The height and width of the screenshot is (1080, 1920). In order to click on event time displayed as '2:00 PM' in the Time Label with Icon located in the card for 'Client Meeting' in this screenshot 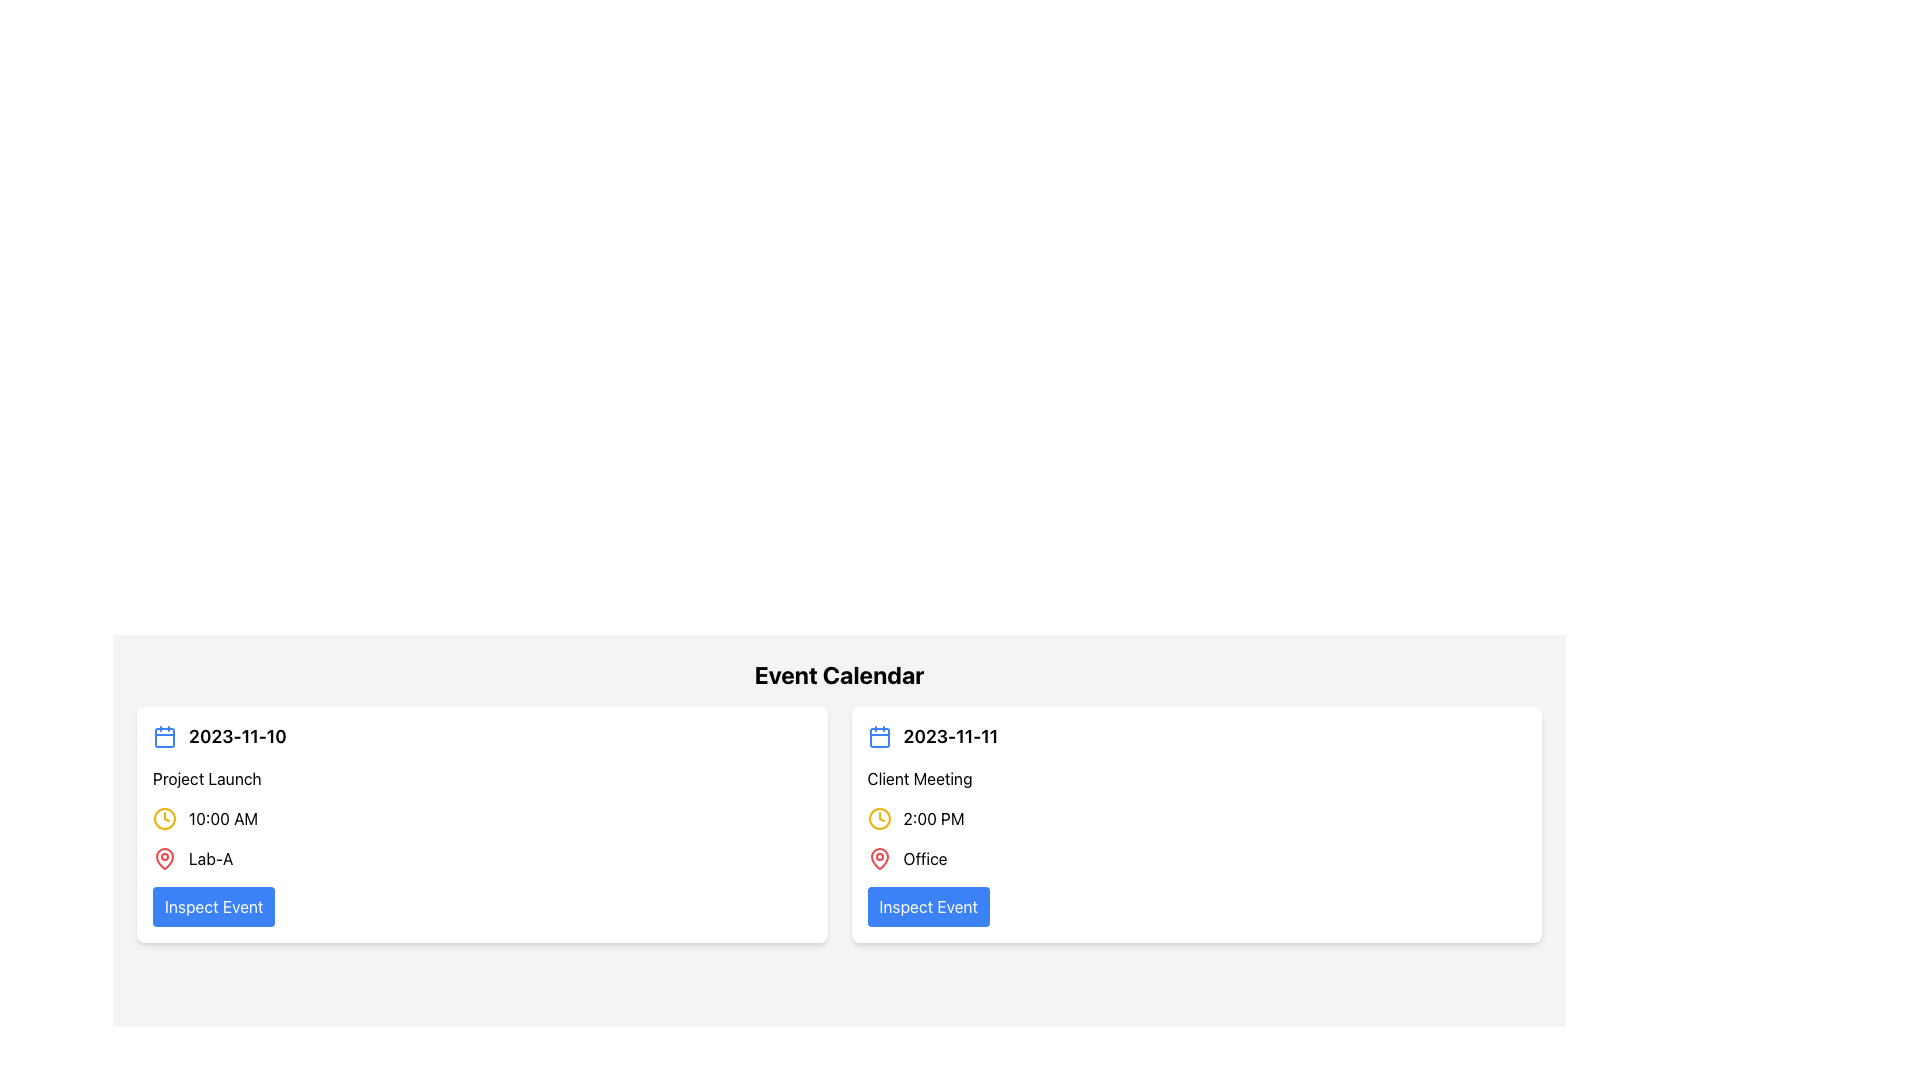, I will do `click(915, 818)`.